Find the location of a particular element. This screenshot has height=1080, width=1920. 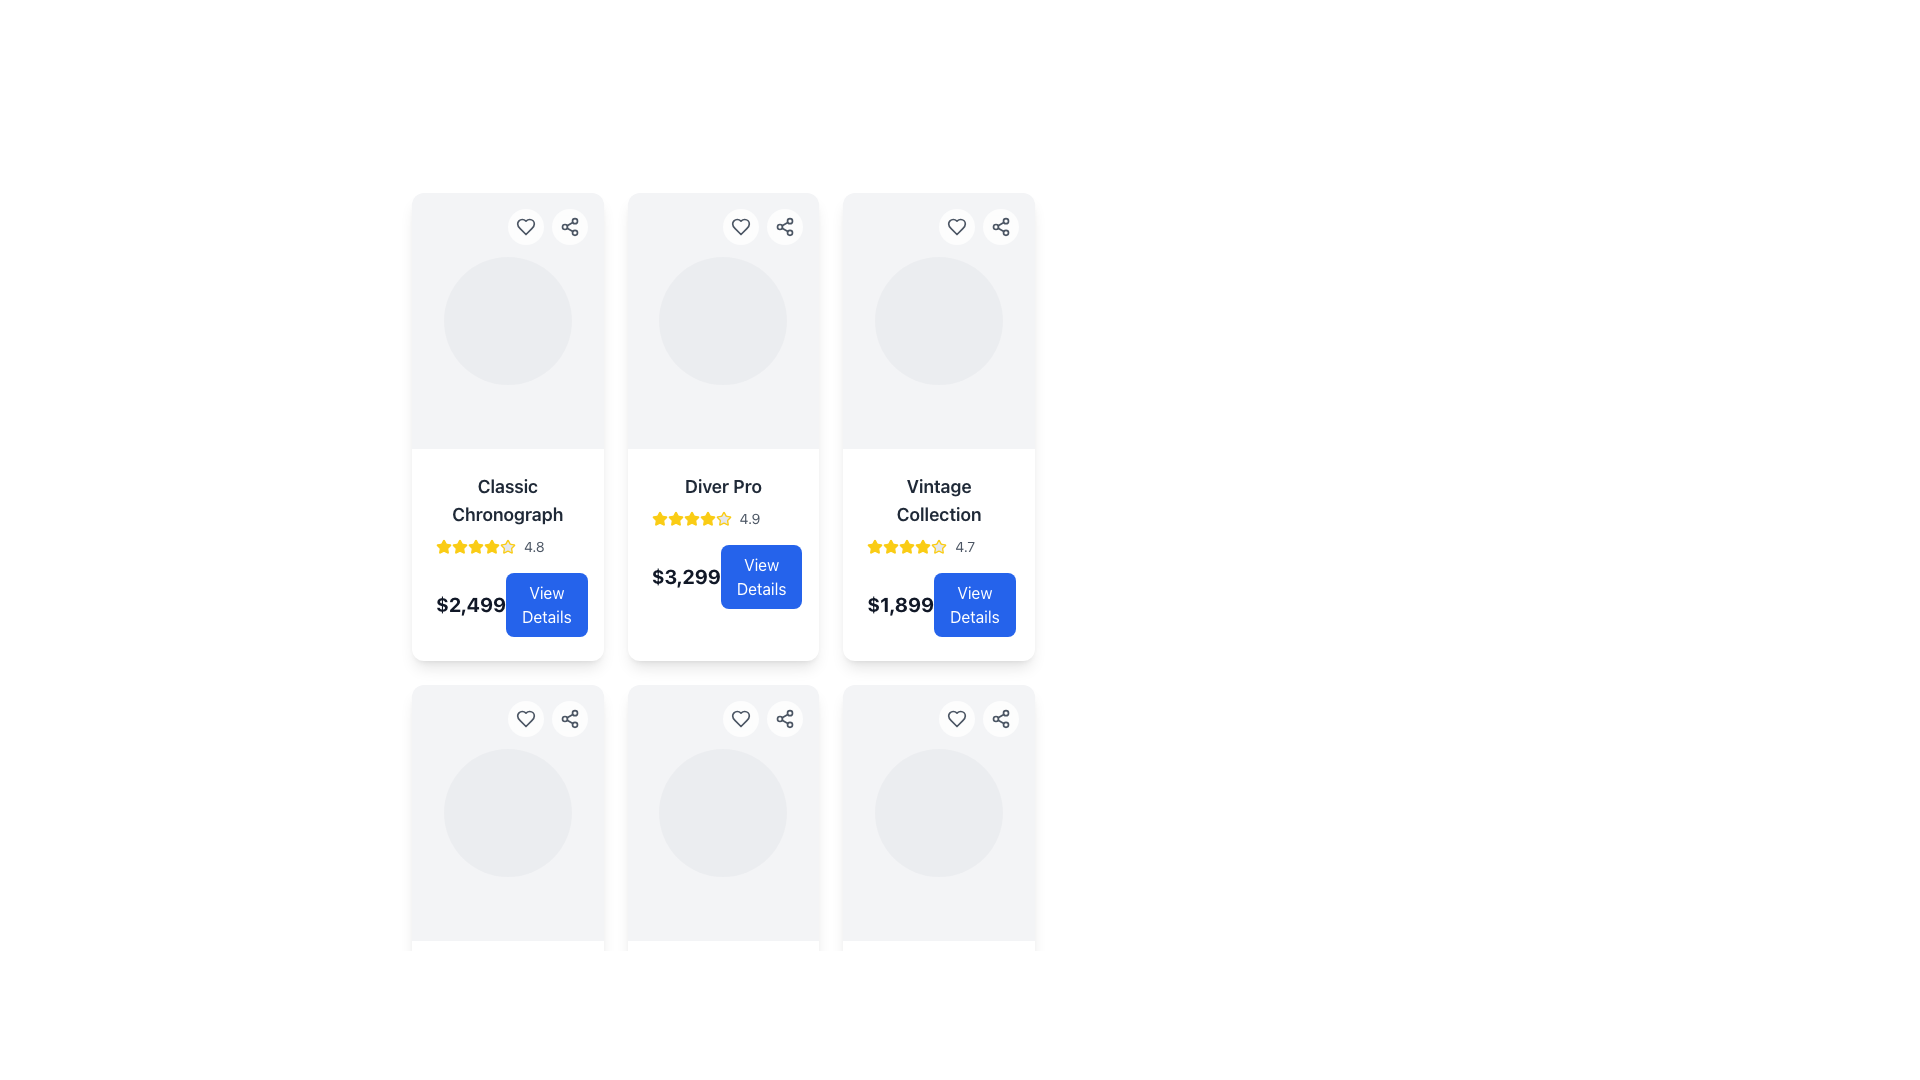

the favorite icon located in the upper-left region of the middle card in the bottom row to mark an item as favorite is located at coordinates (525, 717).